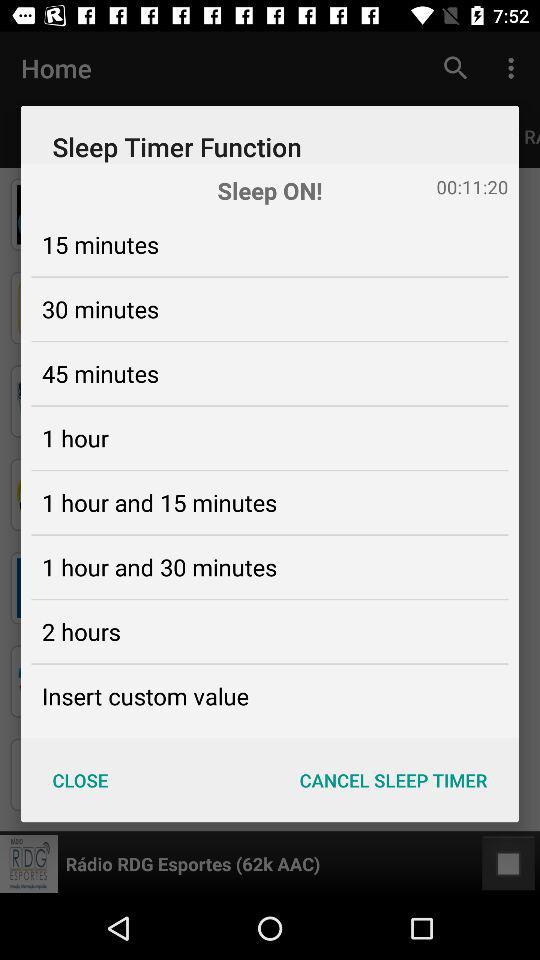  I want to click on the icon above the 1 hour, so click(99, 372).